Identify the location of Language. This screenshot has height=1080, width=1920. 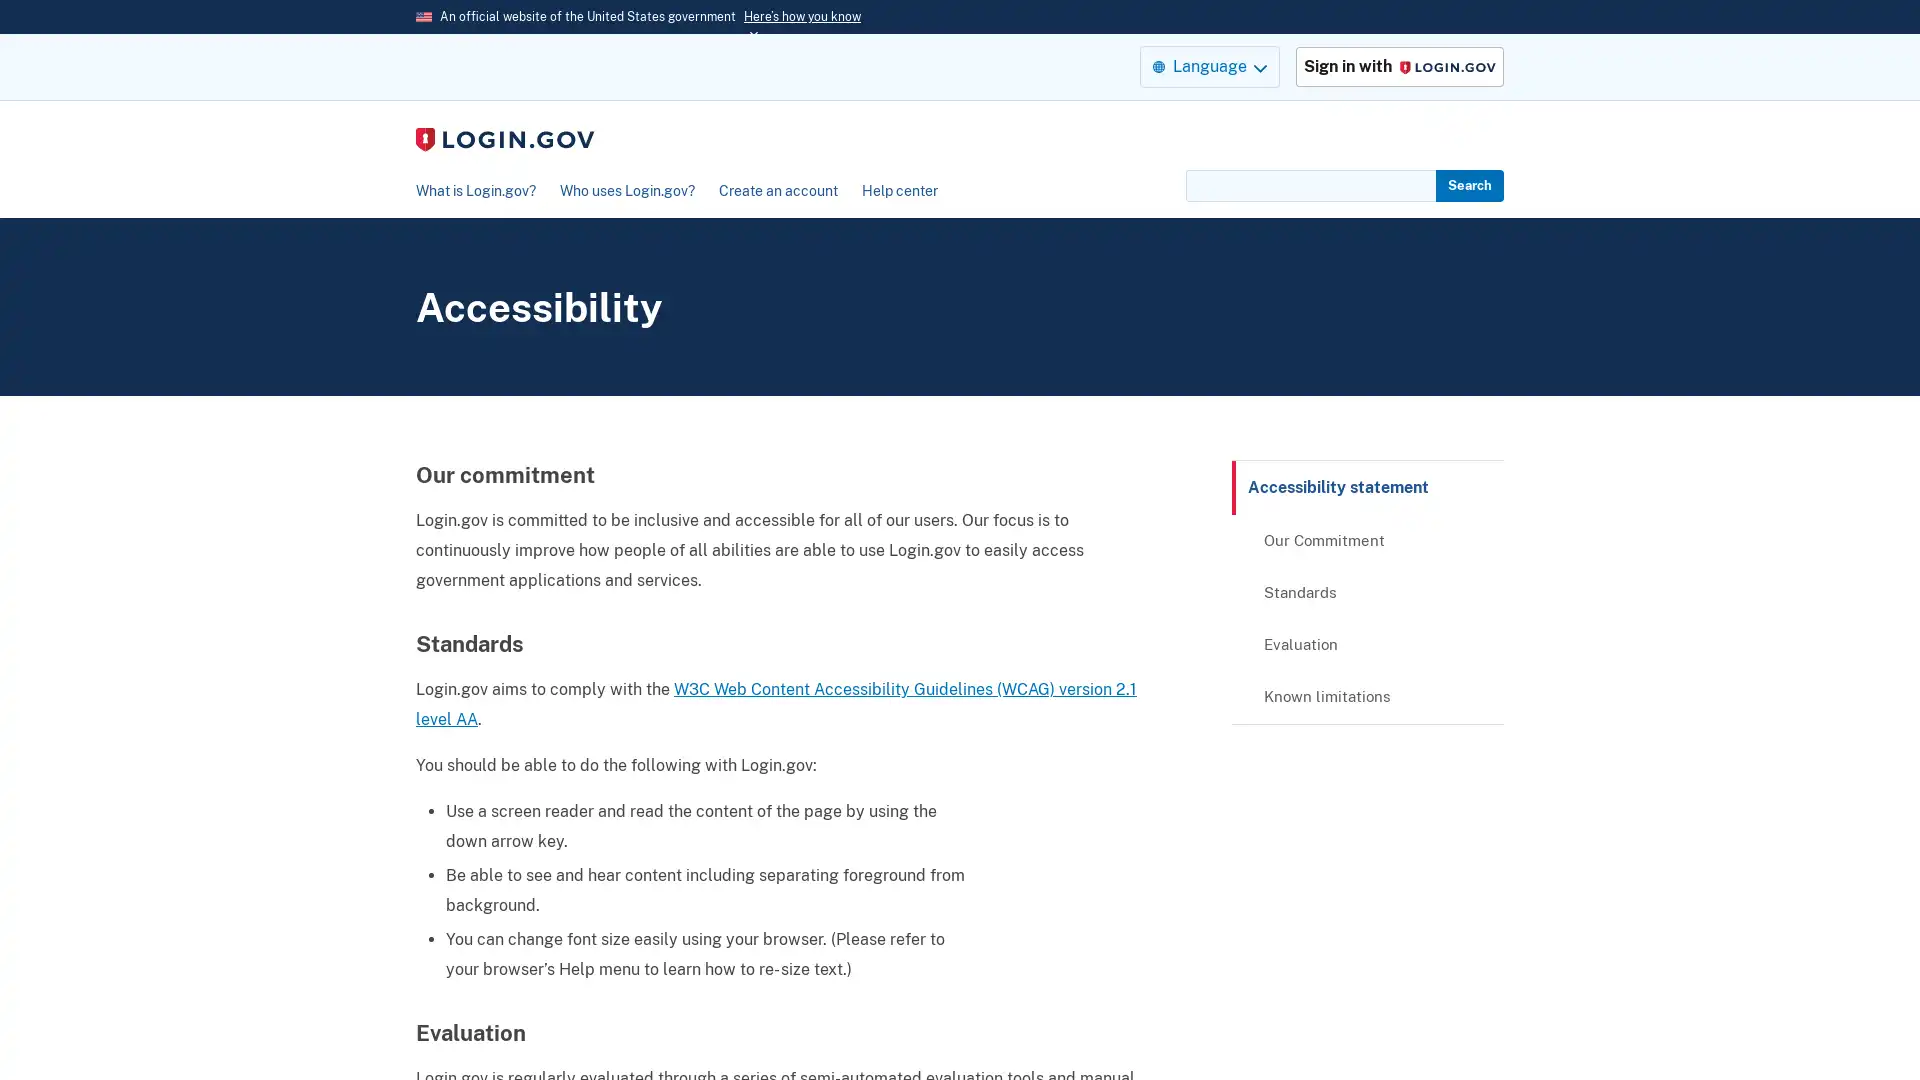
(1208, 65).